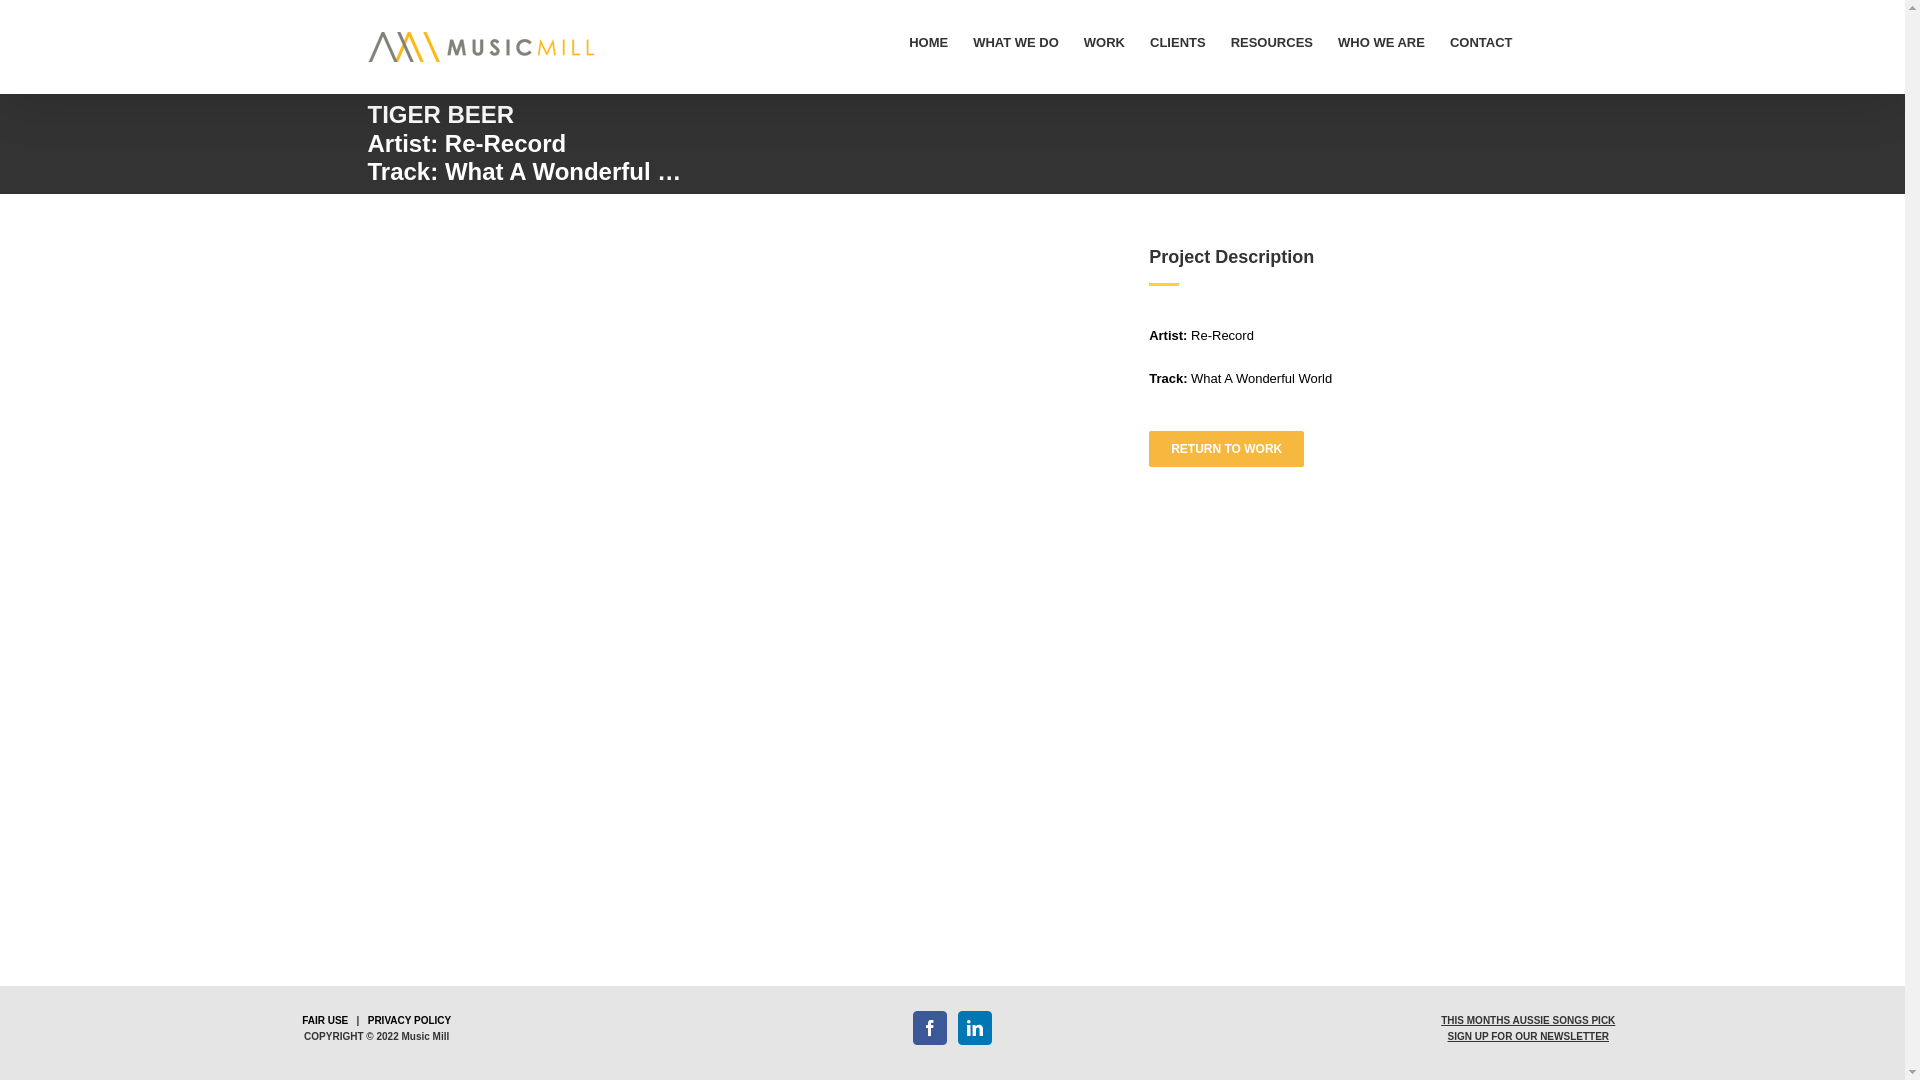 The height and width of the screenshot is (1080, 1920). I want to click on 'WHAT WE DO', so click(1016, 42).